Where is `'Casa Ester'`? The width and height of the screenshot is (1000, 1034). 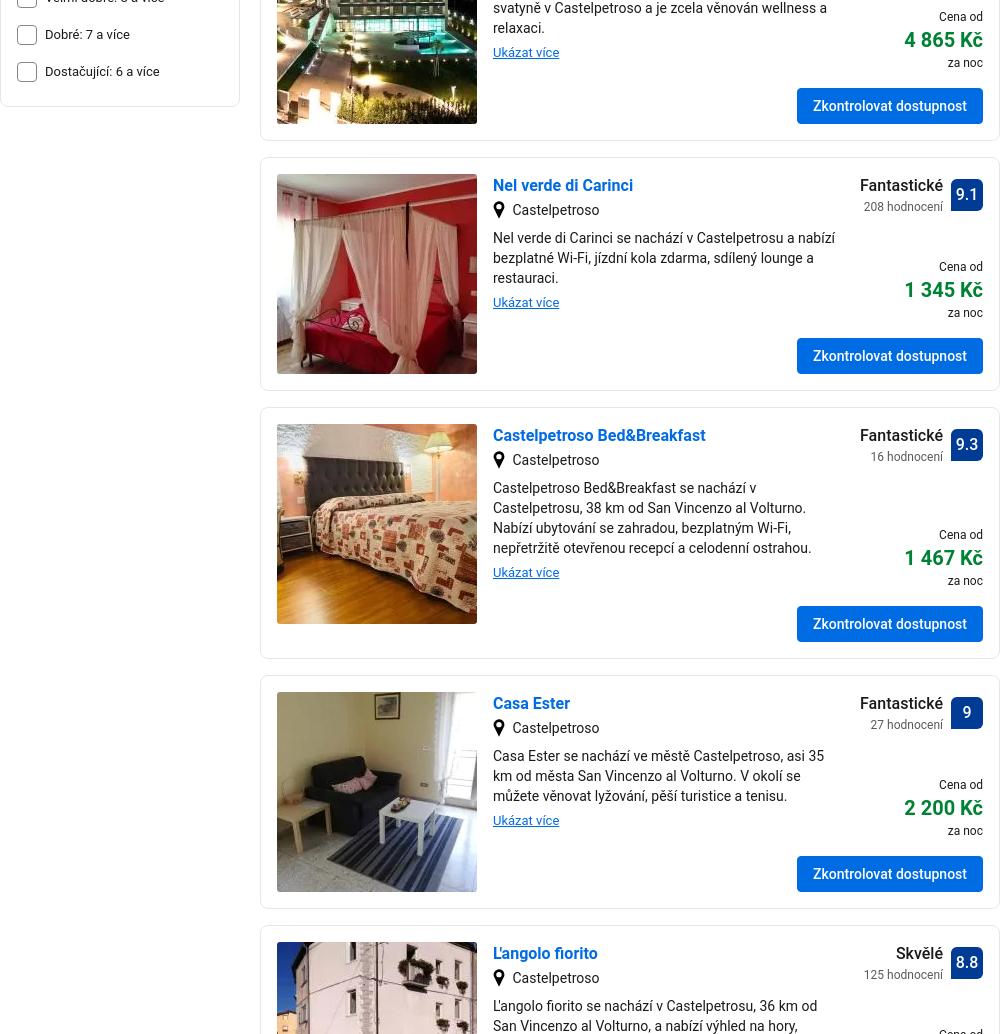
'Casa Ester' is located at coordinates (531, 703).